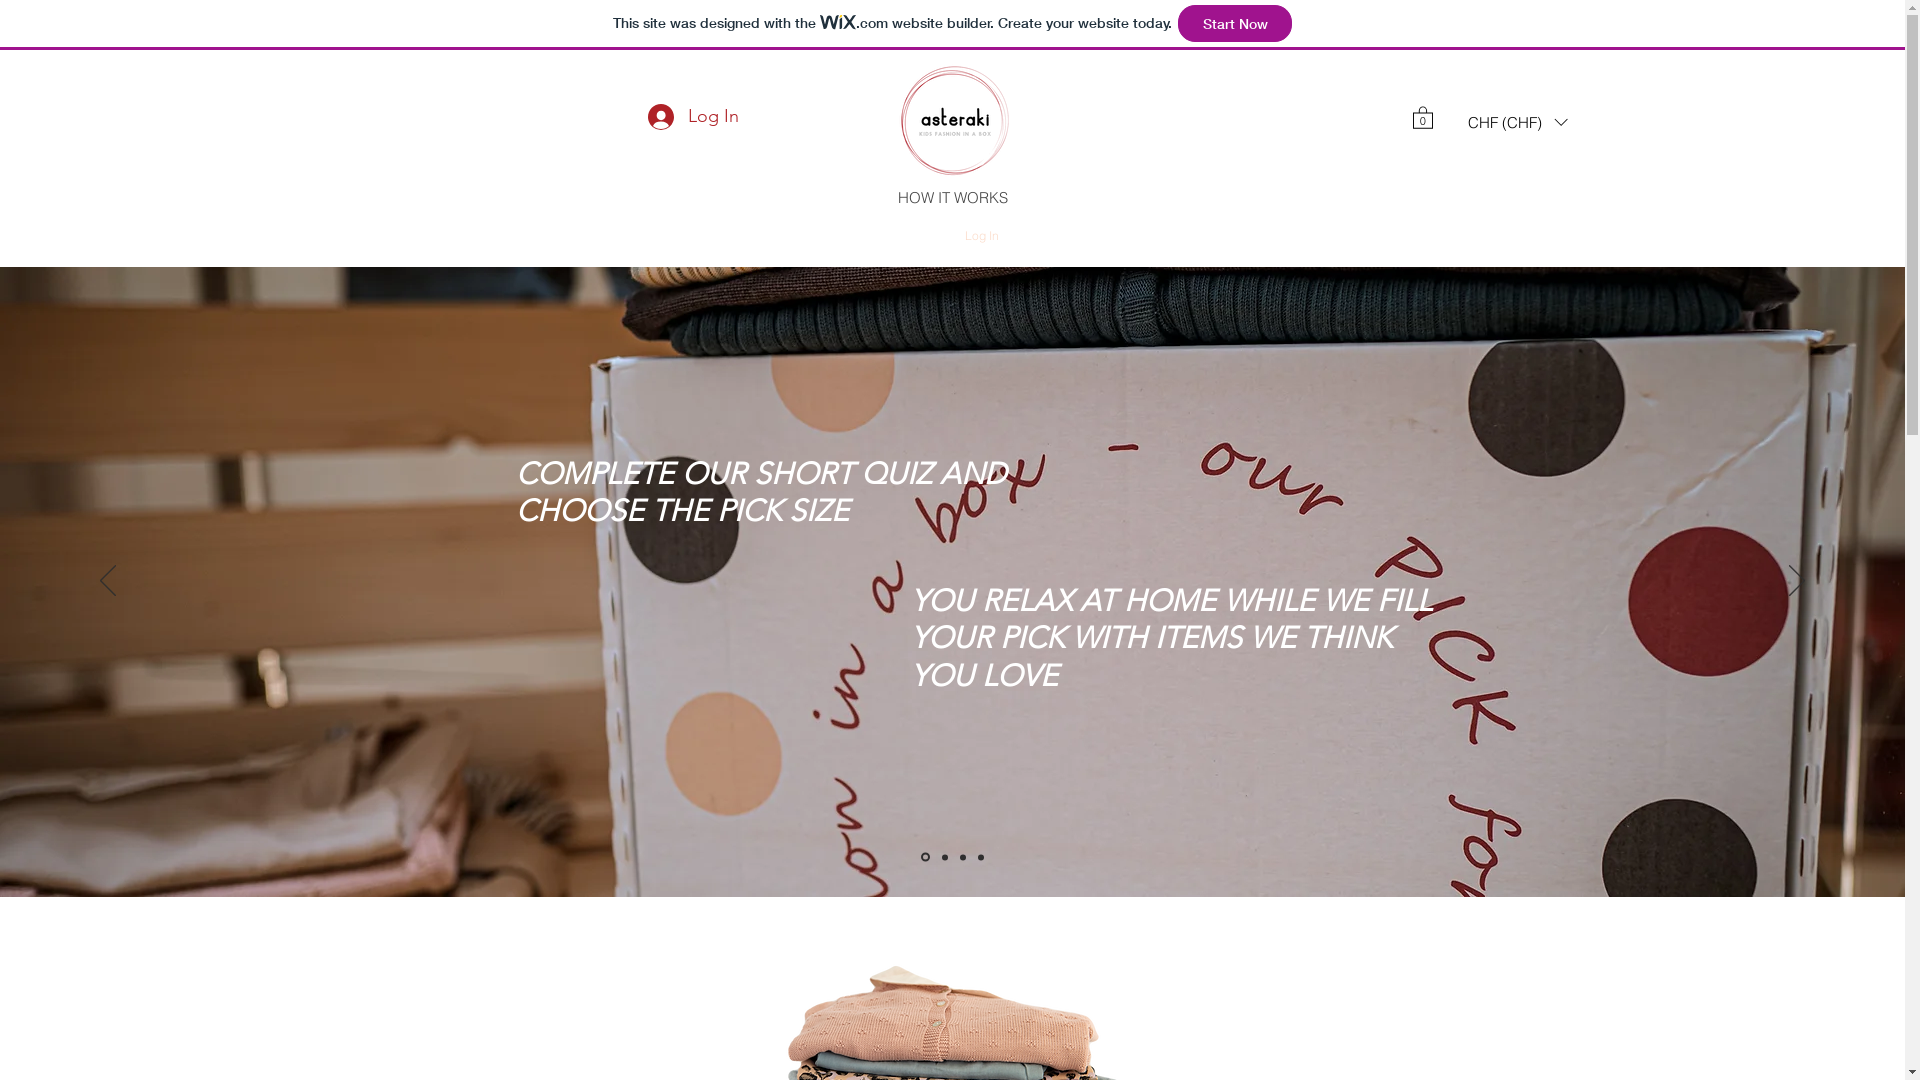  Describe the element at coordinates (949, 235) in the screenshot. I see `'Log In'` at that location.